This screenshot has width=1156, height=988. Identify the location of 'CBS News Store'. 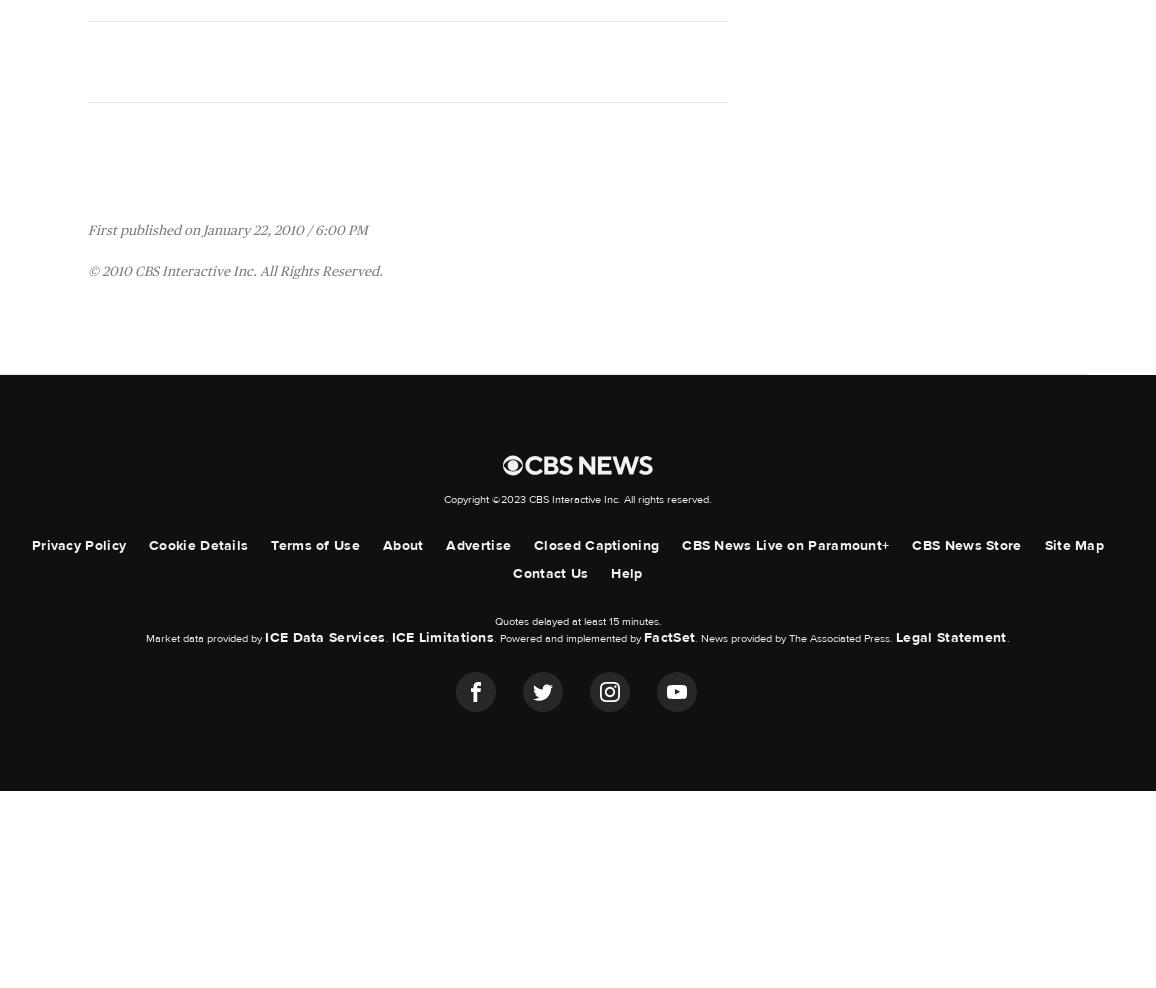
(966, 544).